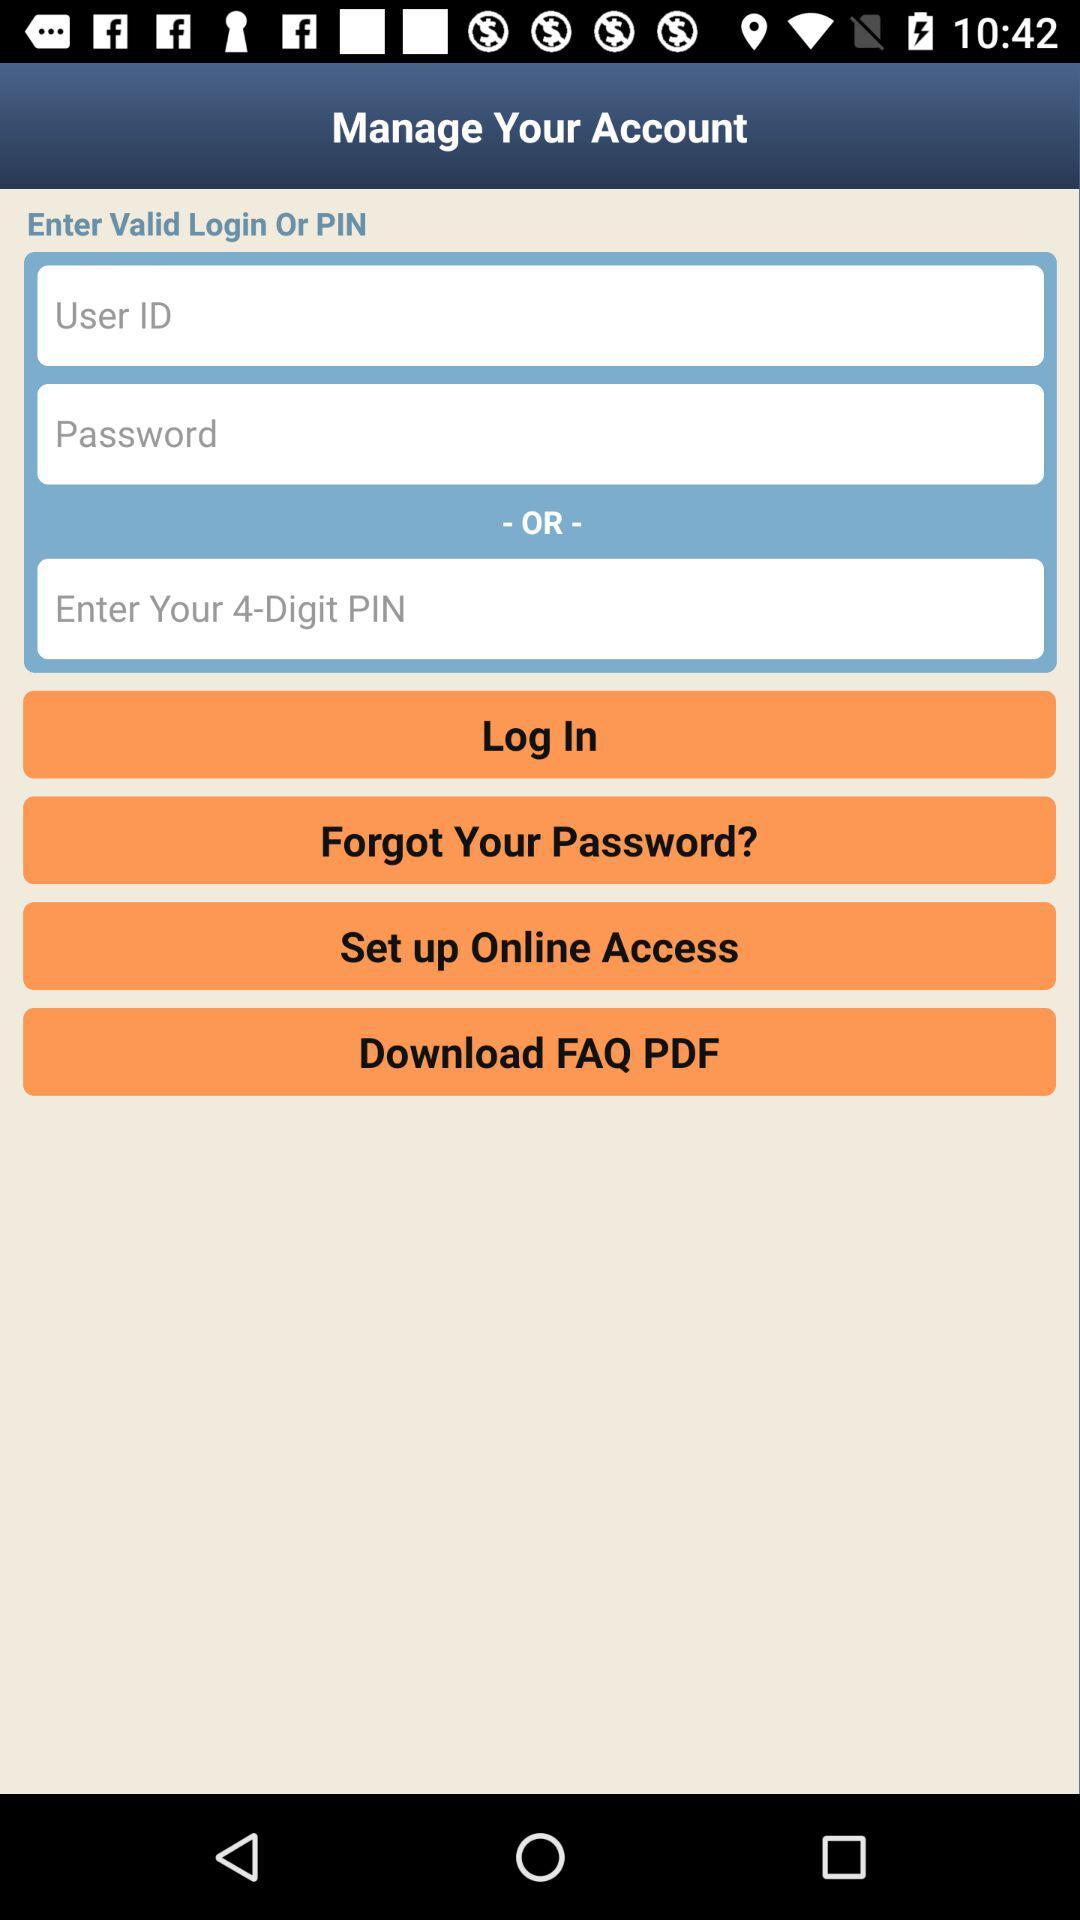 The image size is (1080, 1920). What do you see at coordinates (546, 223) in the screenshot?
I see `item below the manage your account` at bounding box center [546, 223].